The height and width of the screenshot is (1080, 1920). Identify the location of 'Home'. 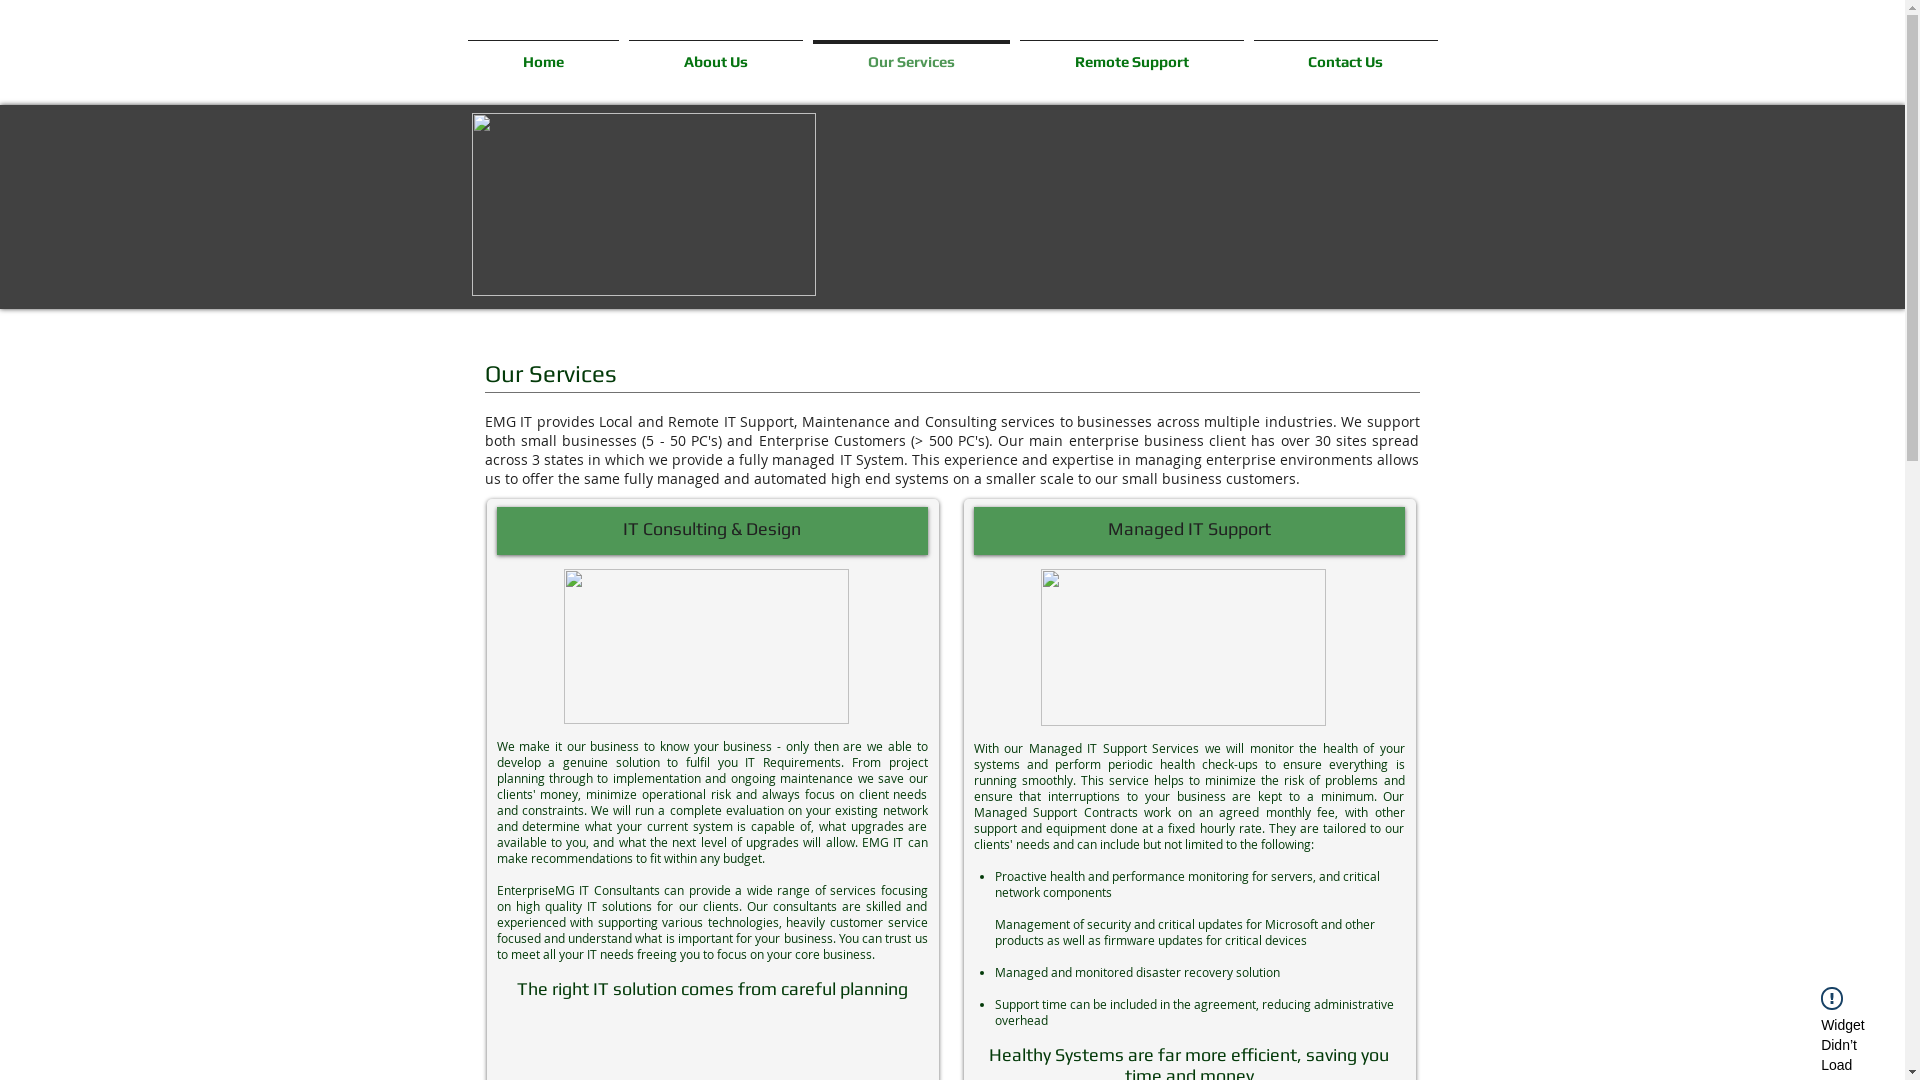
(460, 51).